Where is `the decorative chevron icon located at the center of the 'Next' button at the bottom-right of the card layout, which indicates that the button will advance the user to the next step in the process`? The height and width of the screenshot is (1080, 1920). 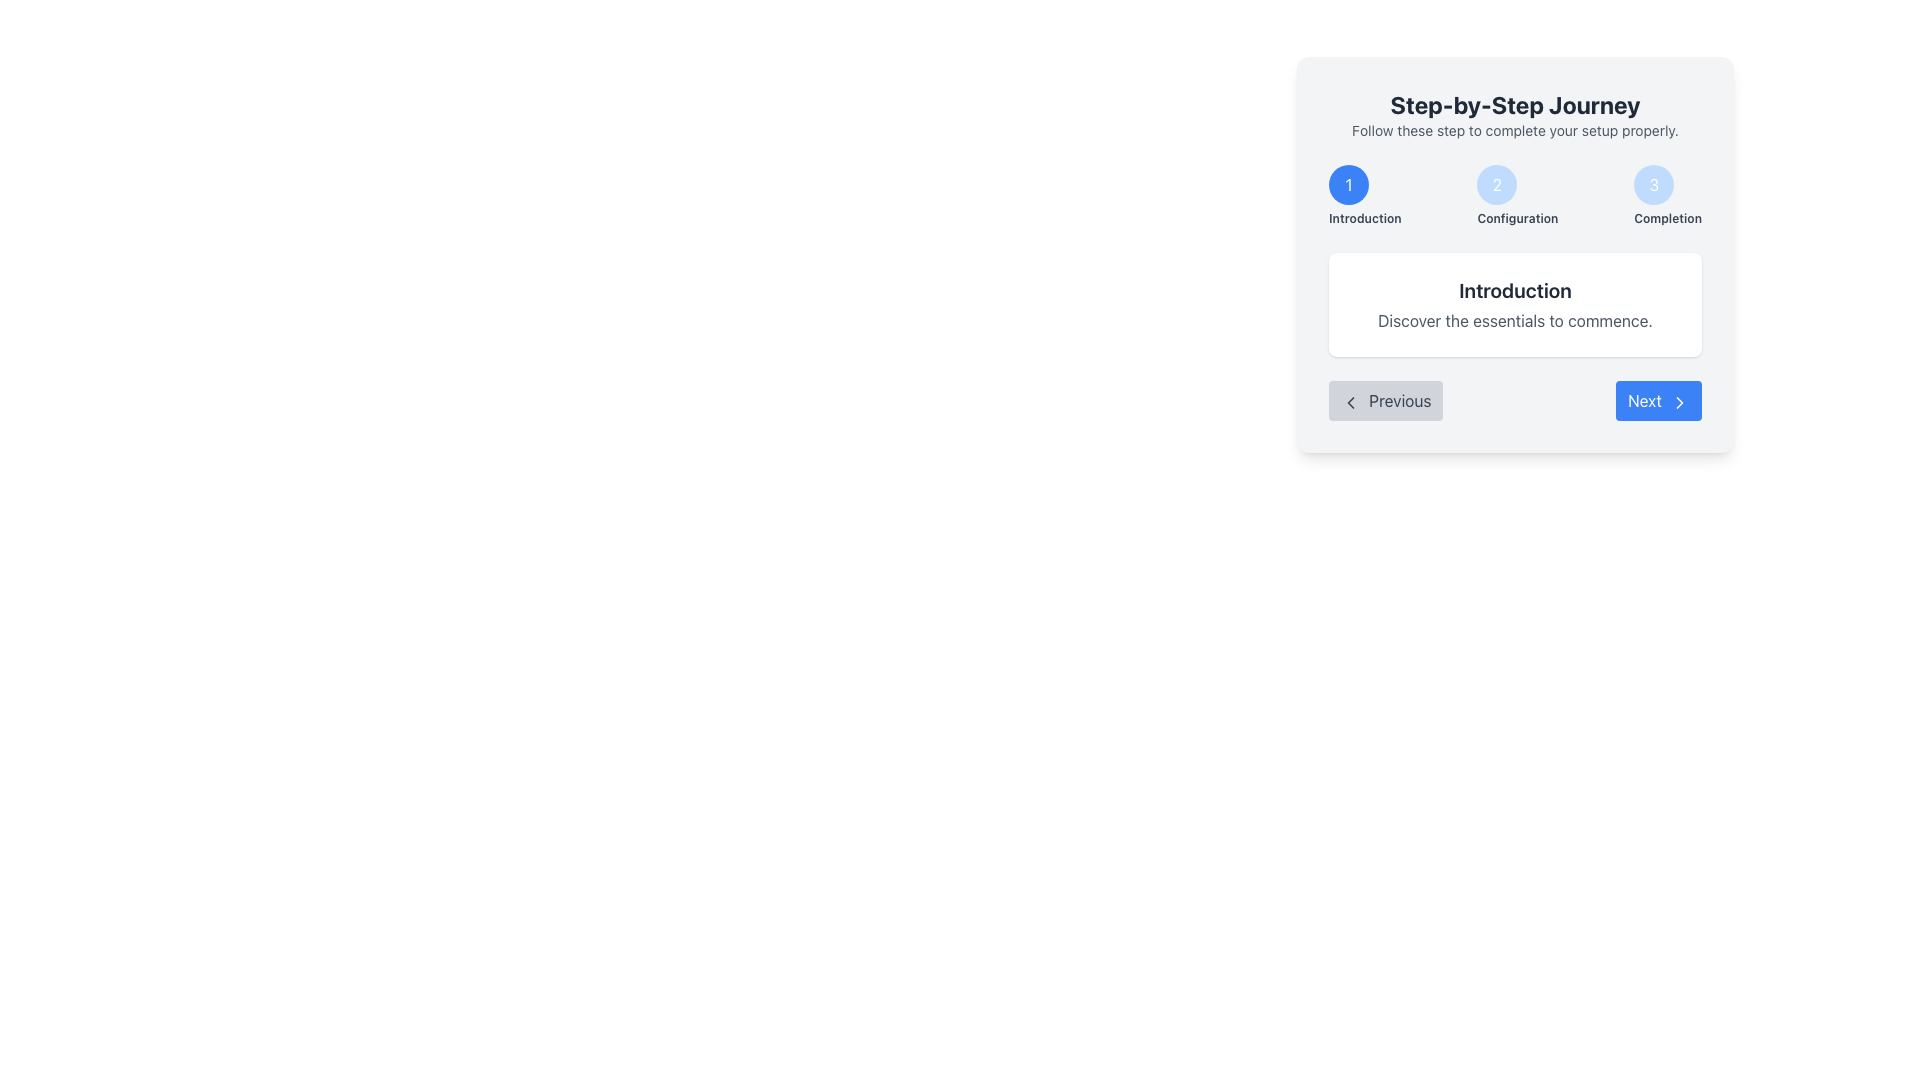
the decorative chevron icon located at the center of the 'Next' button at the bottom-right of the card layout, which indicates that the button will advance the user to the next step in the process is located at coordinates (1680, 401).